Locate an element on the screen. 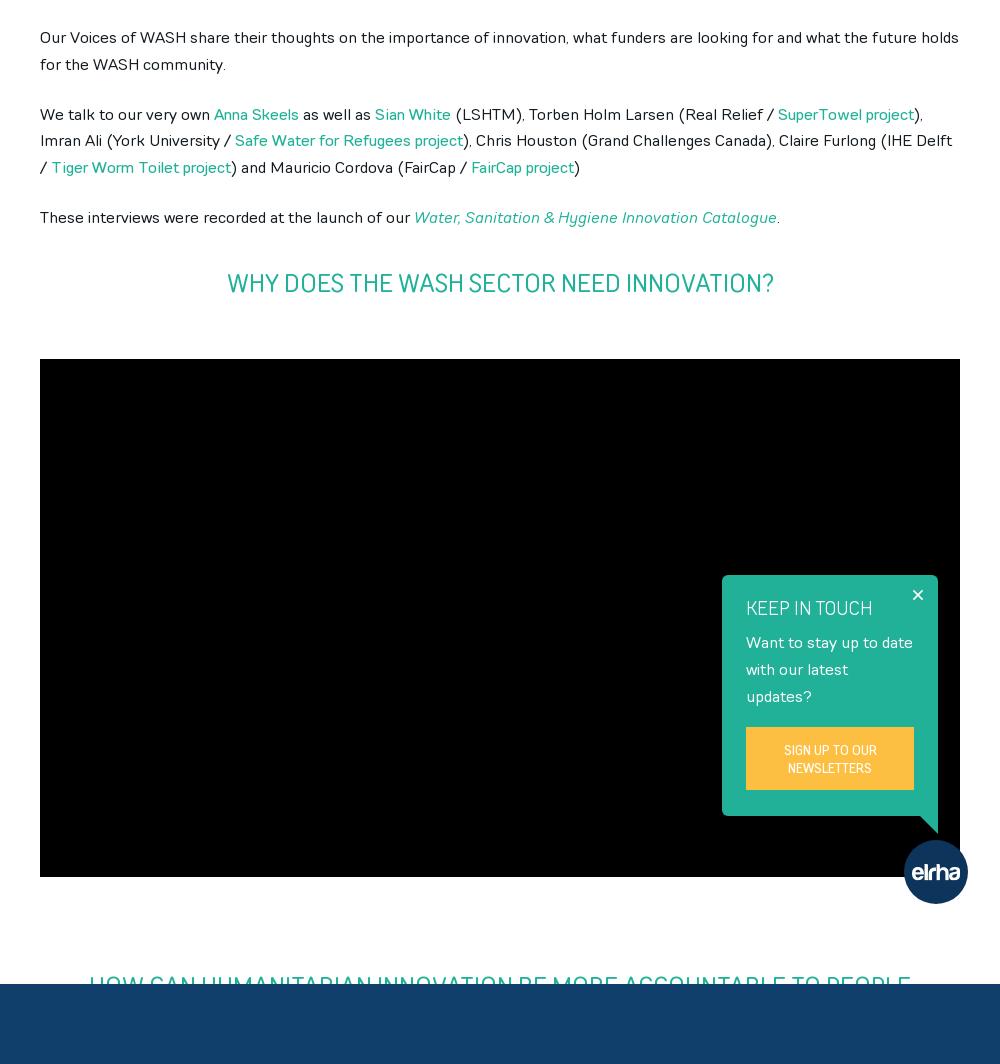 The height and width of the screenshot is (1064, 1000). '.' is located at coordinates (778, 216).